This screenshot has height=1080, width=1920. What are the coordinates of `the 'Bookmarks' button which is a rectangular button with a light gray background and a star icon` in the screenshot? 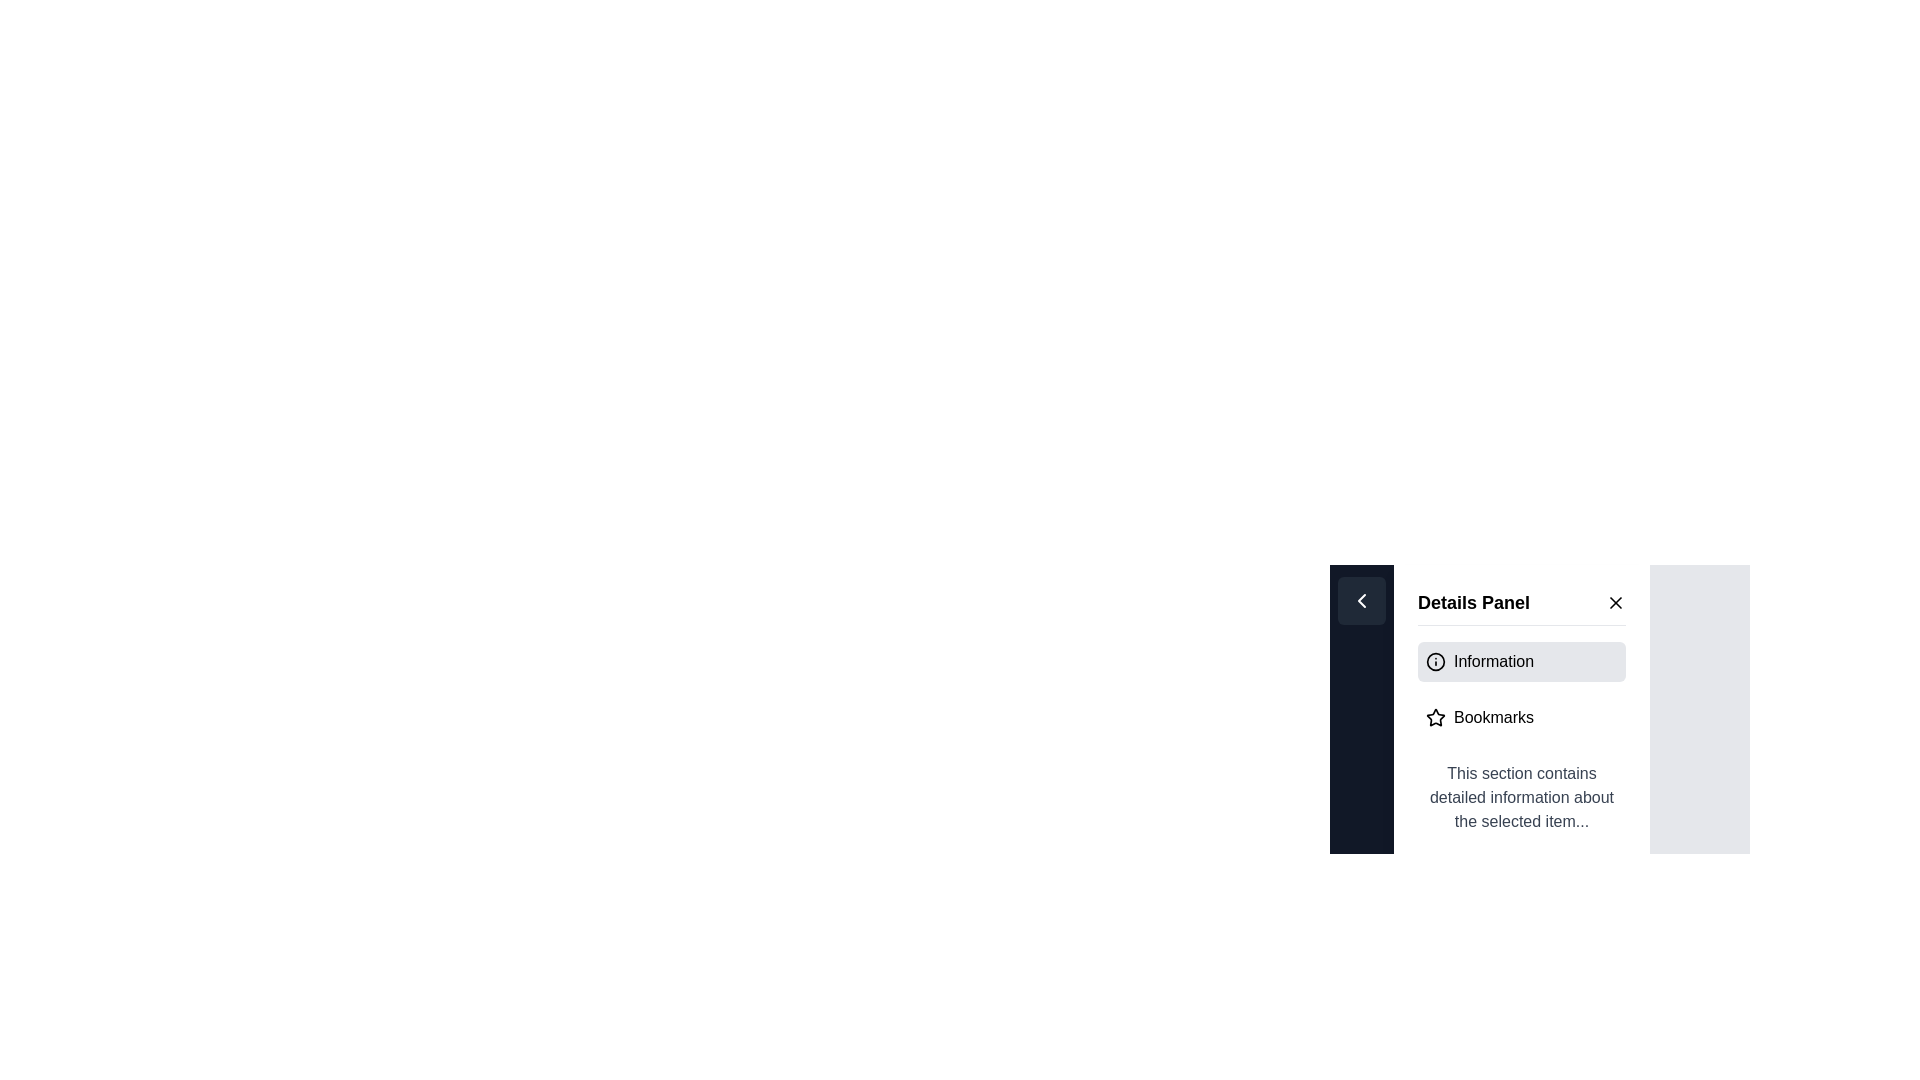 It's located at (1520, 716).